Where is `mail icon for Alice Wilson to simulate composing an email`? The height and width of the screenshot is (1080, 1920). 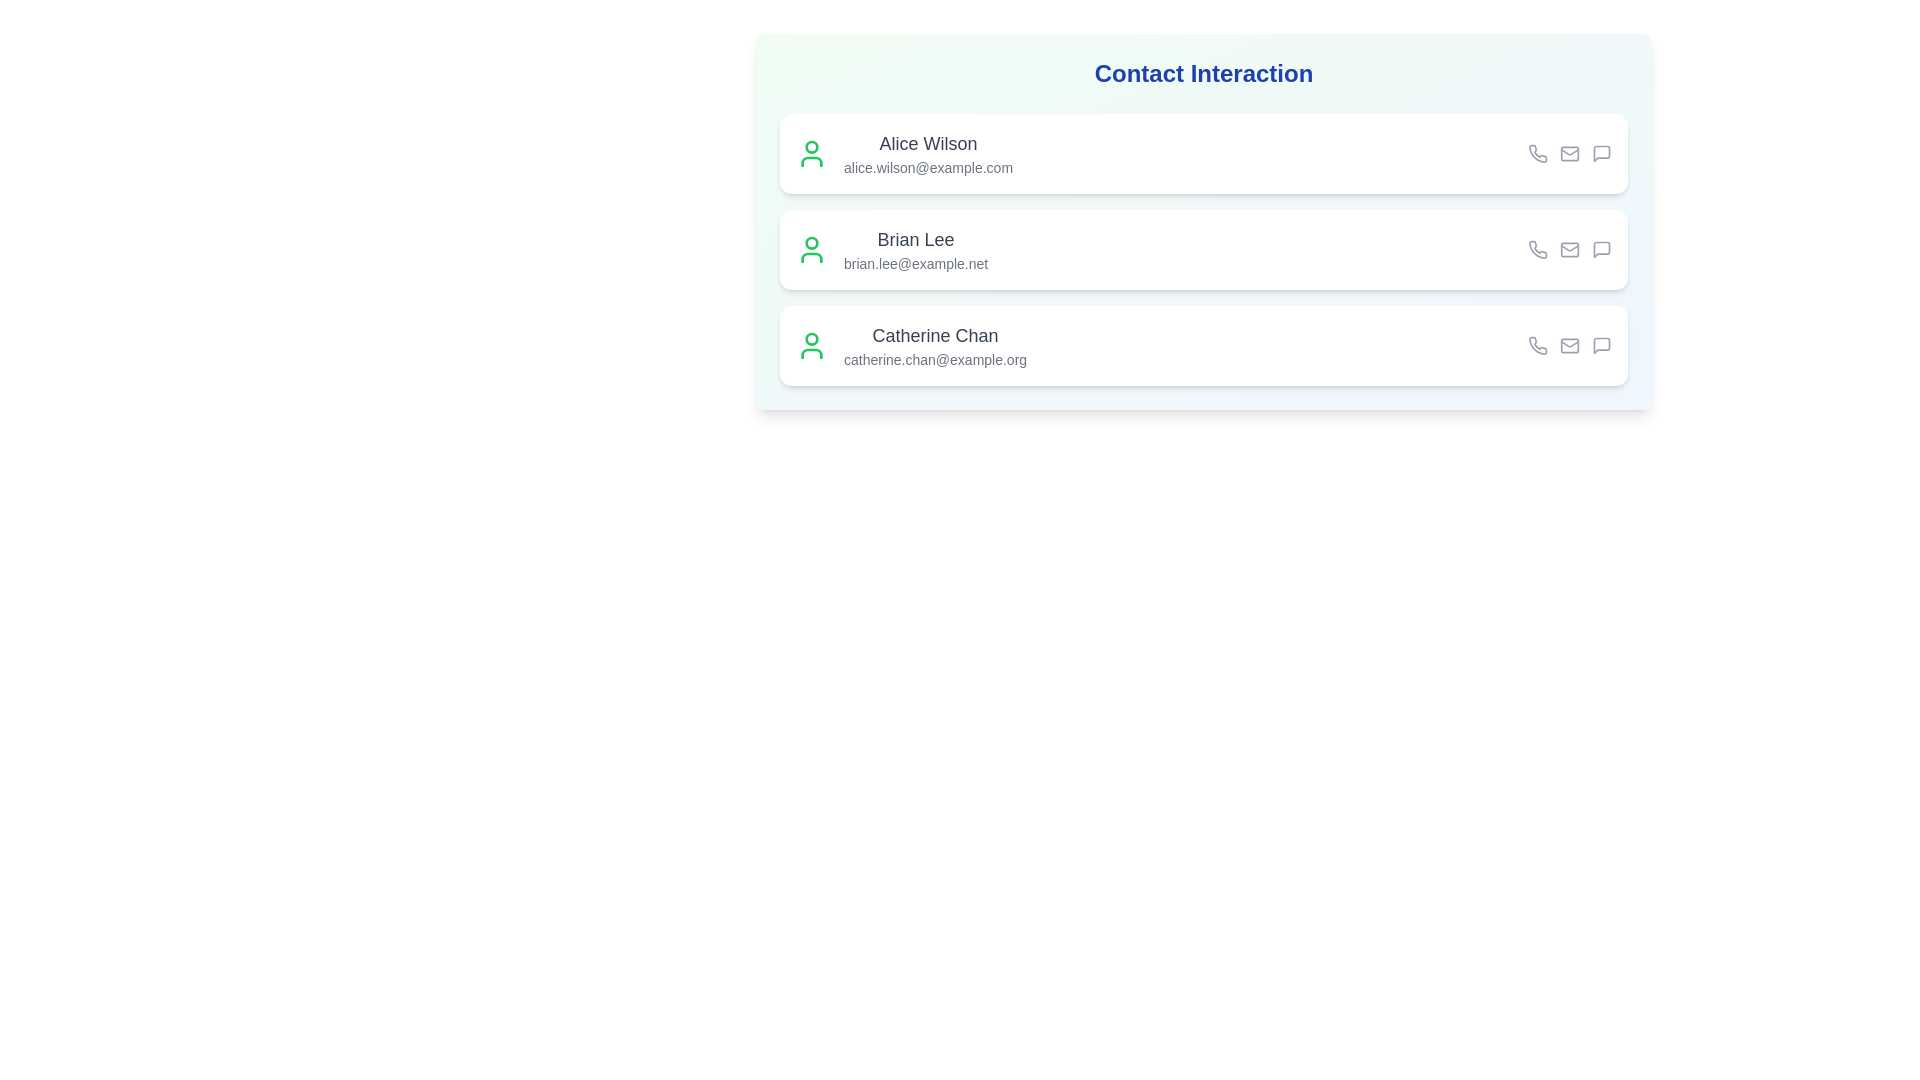 mail icon for Alice Wilson to simulate composing an email is located at coordinates (1568, 153).